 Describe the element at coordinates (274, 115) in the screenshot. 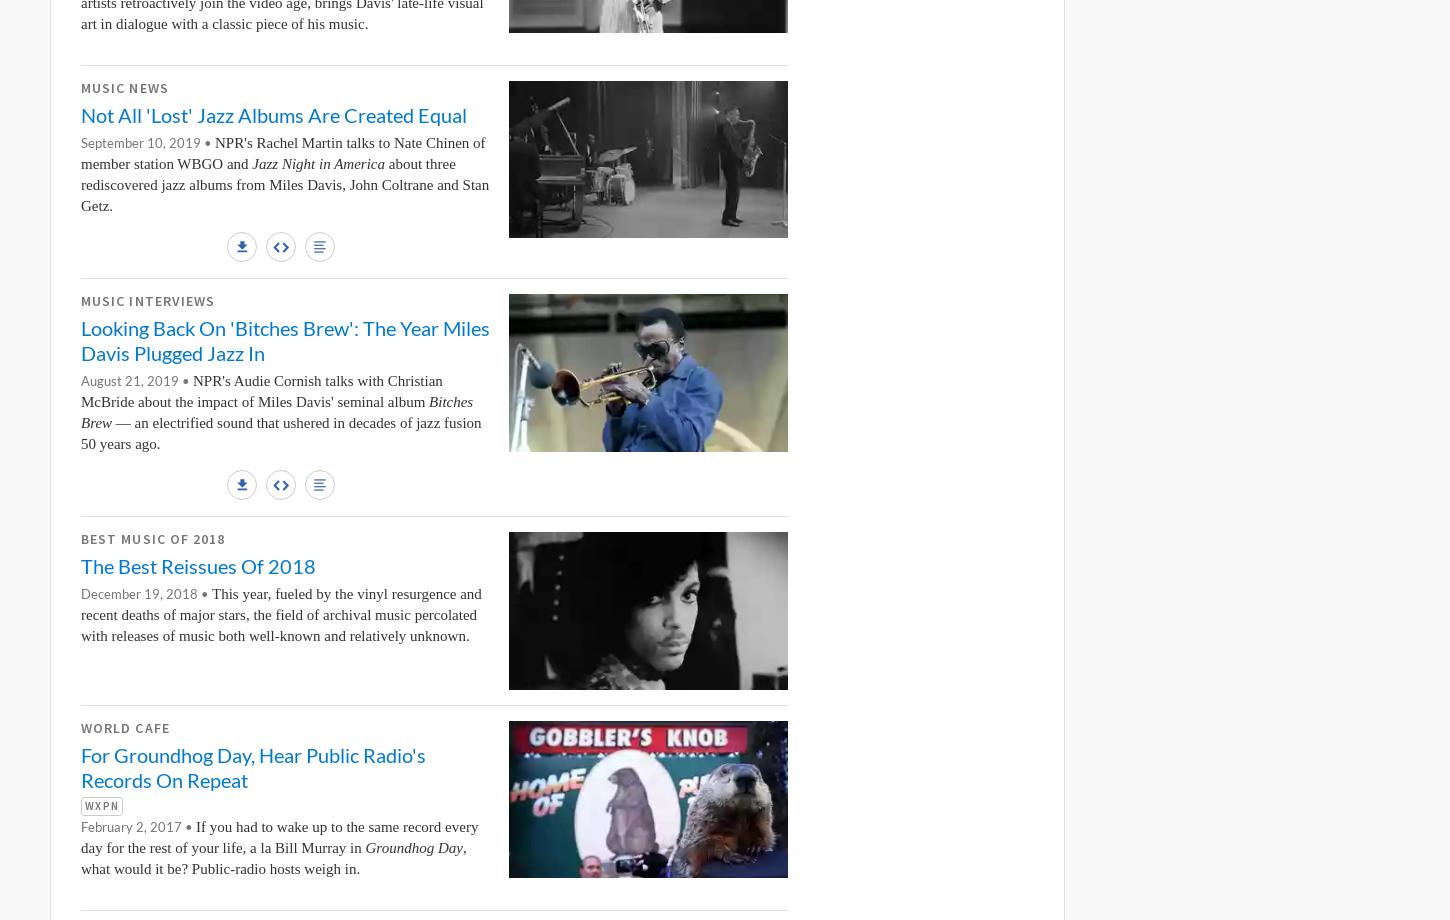

I see `'Not All 'Lost' Jazz Albums Are Created Equal'` at that location.